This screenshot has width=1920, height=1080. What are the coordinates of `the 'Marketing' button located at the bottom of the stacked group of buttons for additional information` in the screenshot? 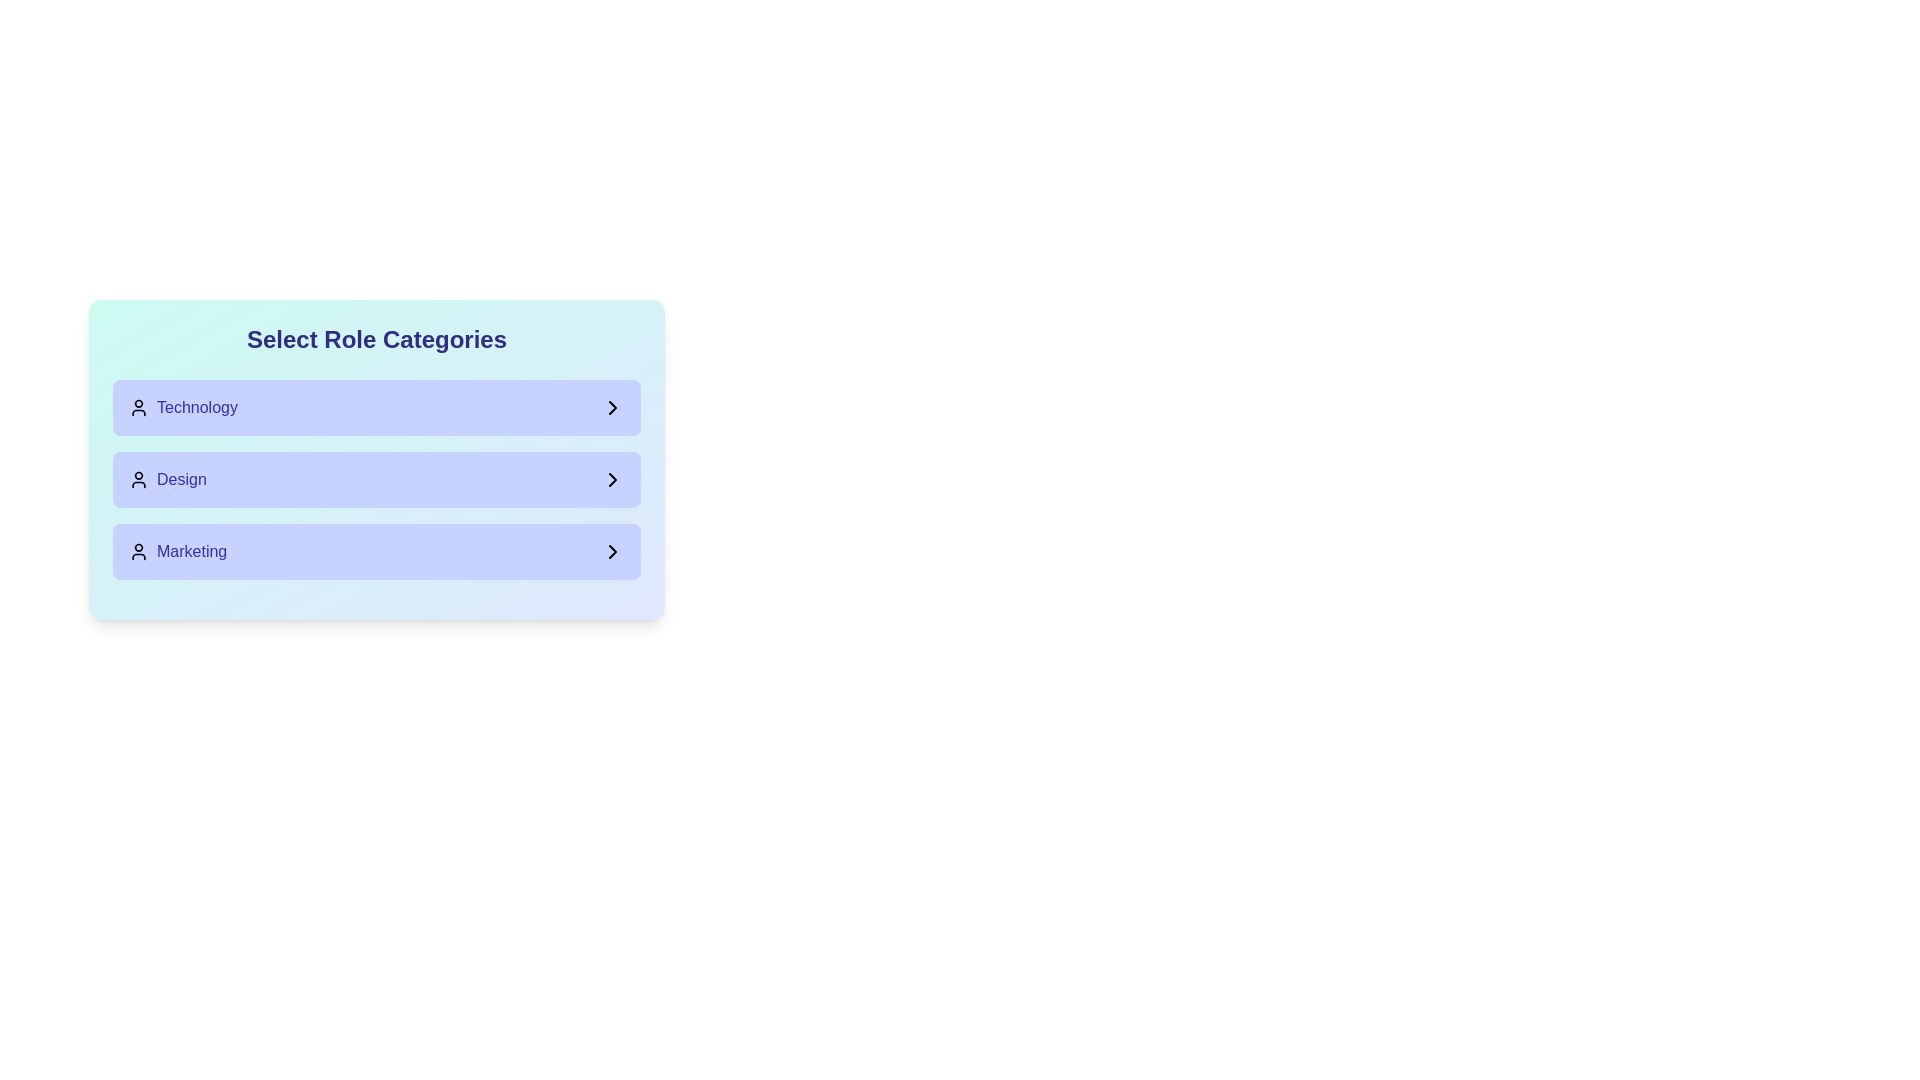 It's located at (377, 551).